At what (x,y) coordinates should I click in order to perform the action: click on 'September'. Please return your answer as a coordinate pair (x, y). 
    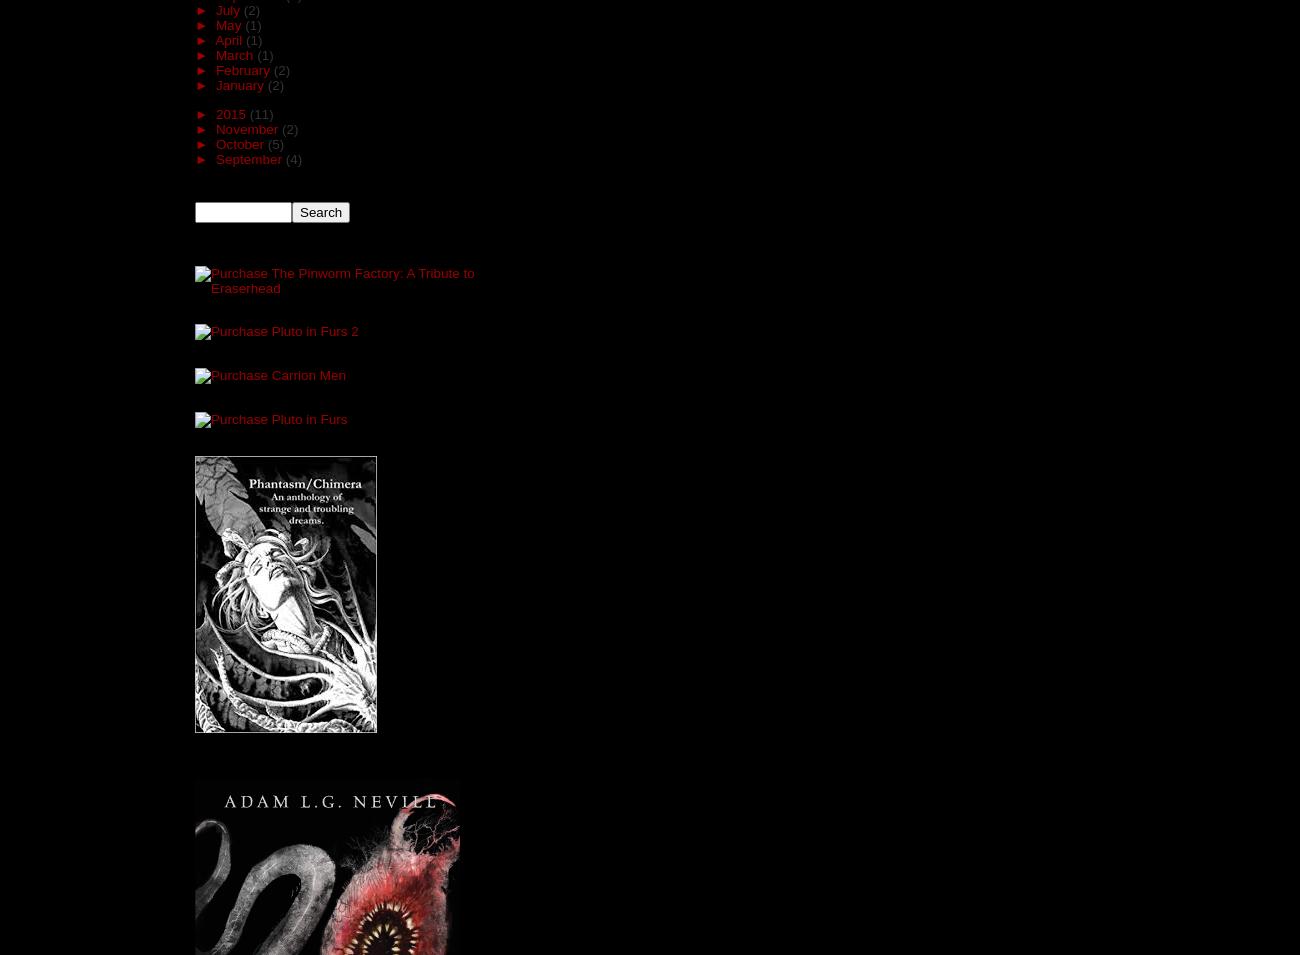
    Looking at the image, I should click on (248, 157).